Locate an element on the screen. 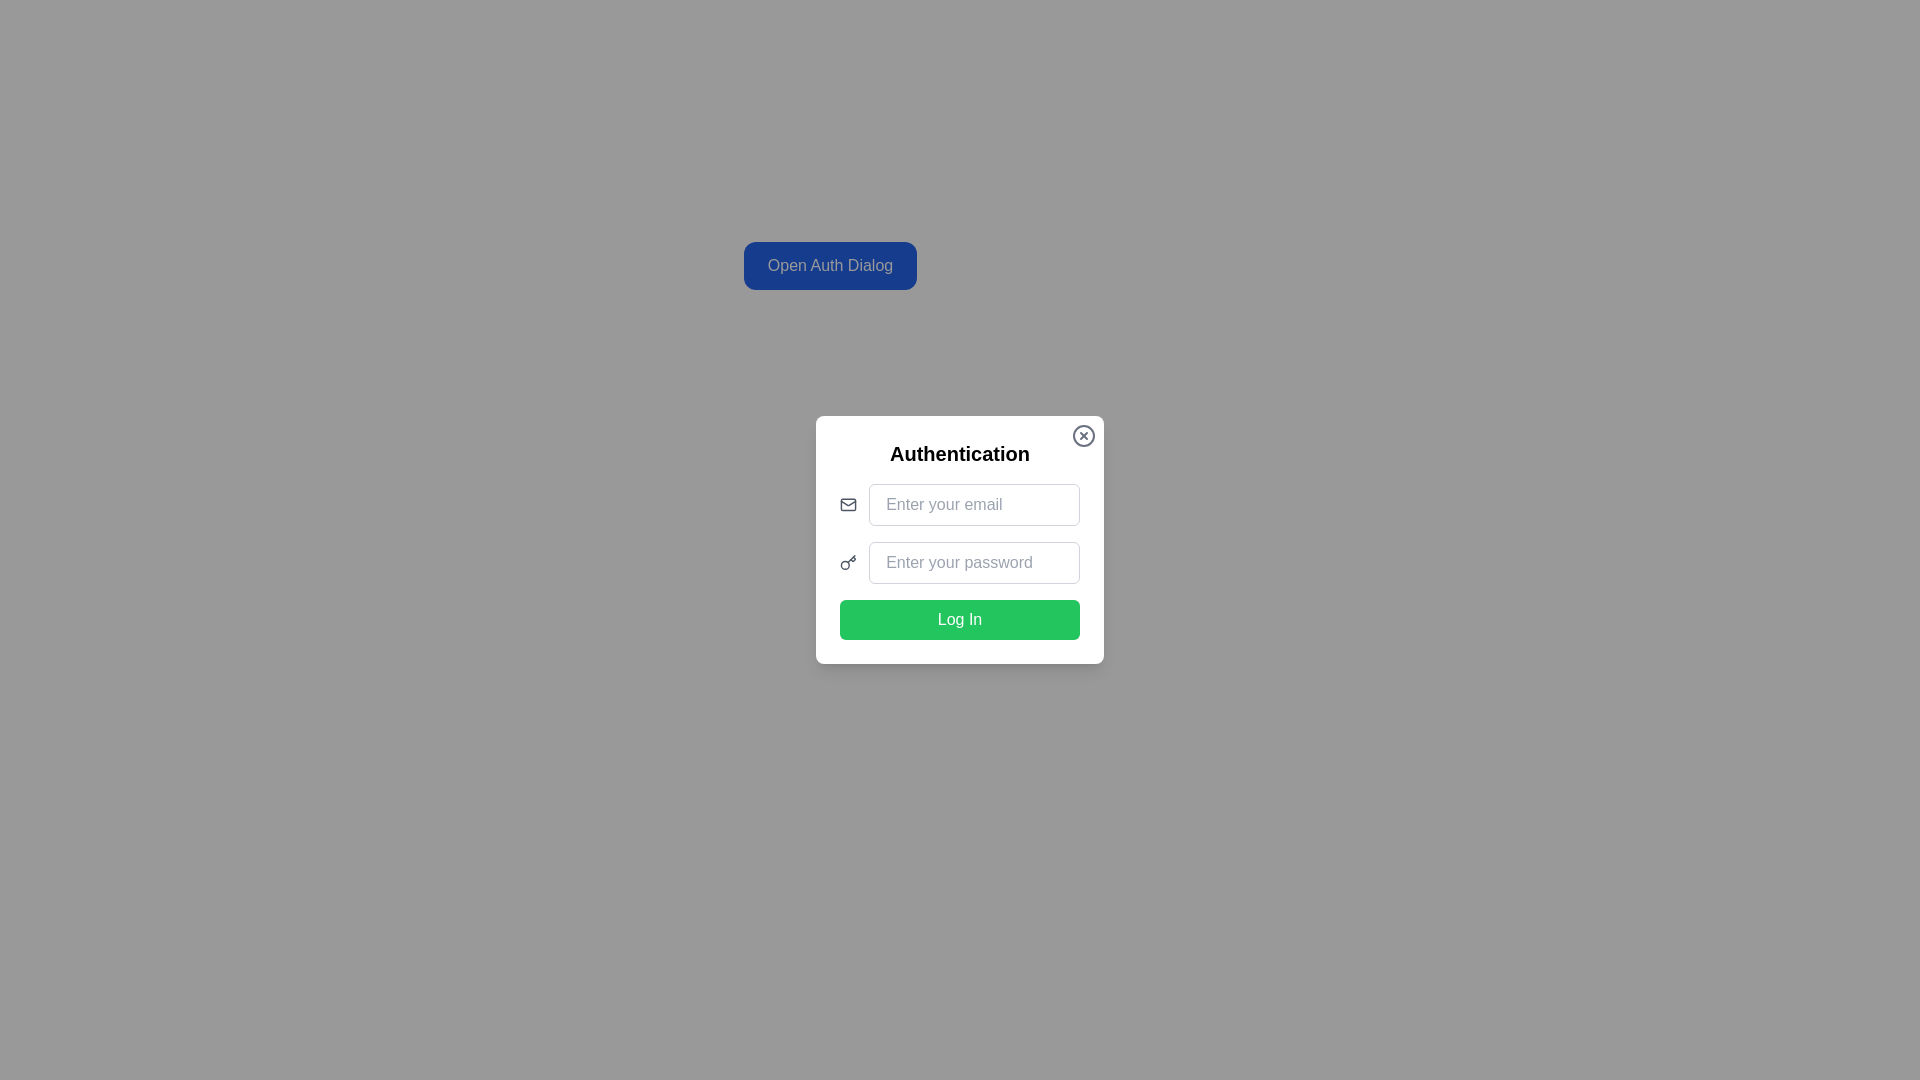 The width and height of the screenshot is (1920, 1080). the SVG icon representing email functionality located to the left of the 'Enter your email' input field in the Authentication dialog box is located at coordinates (848, 504).